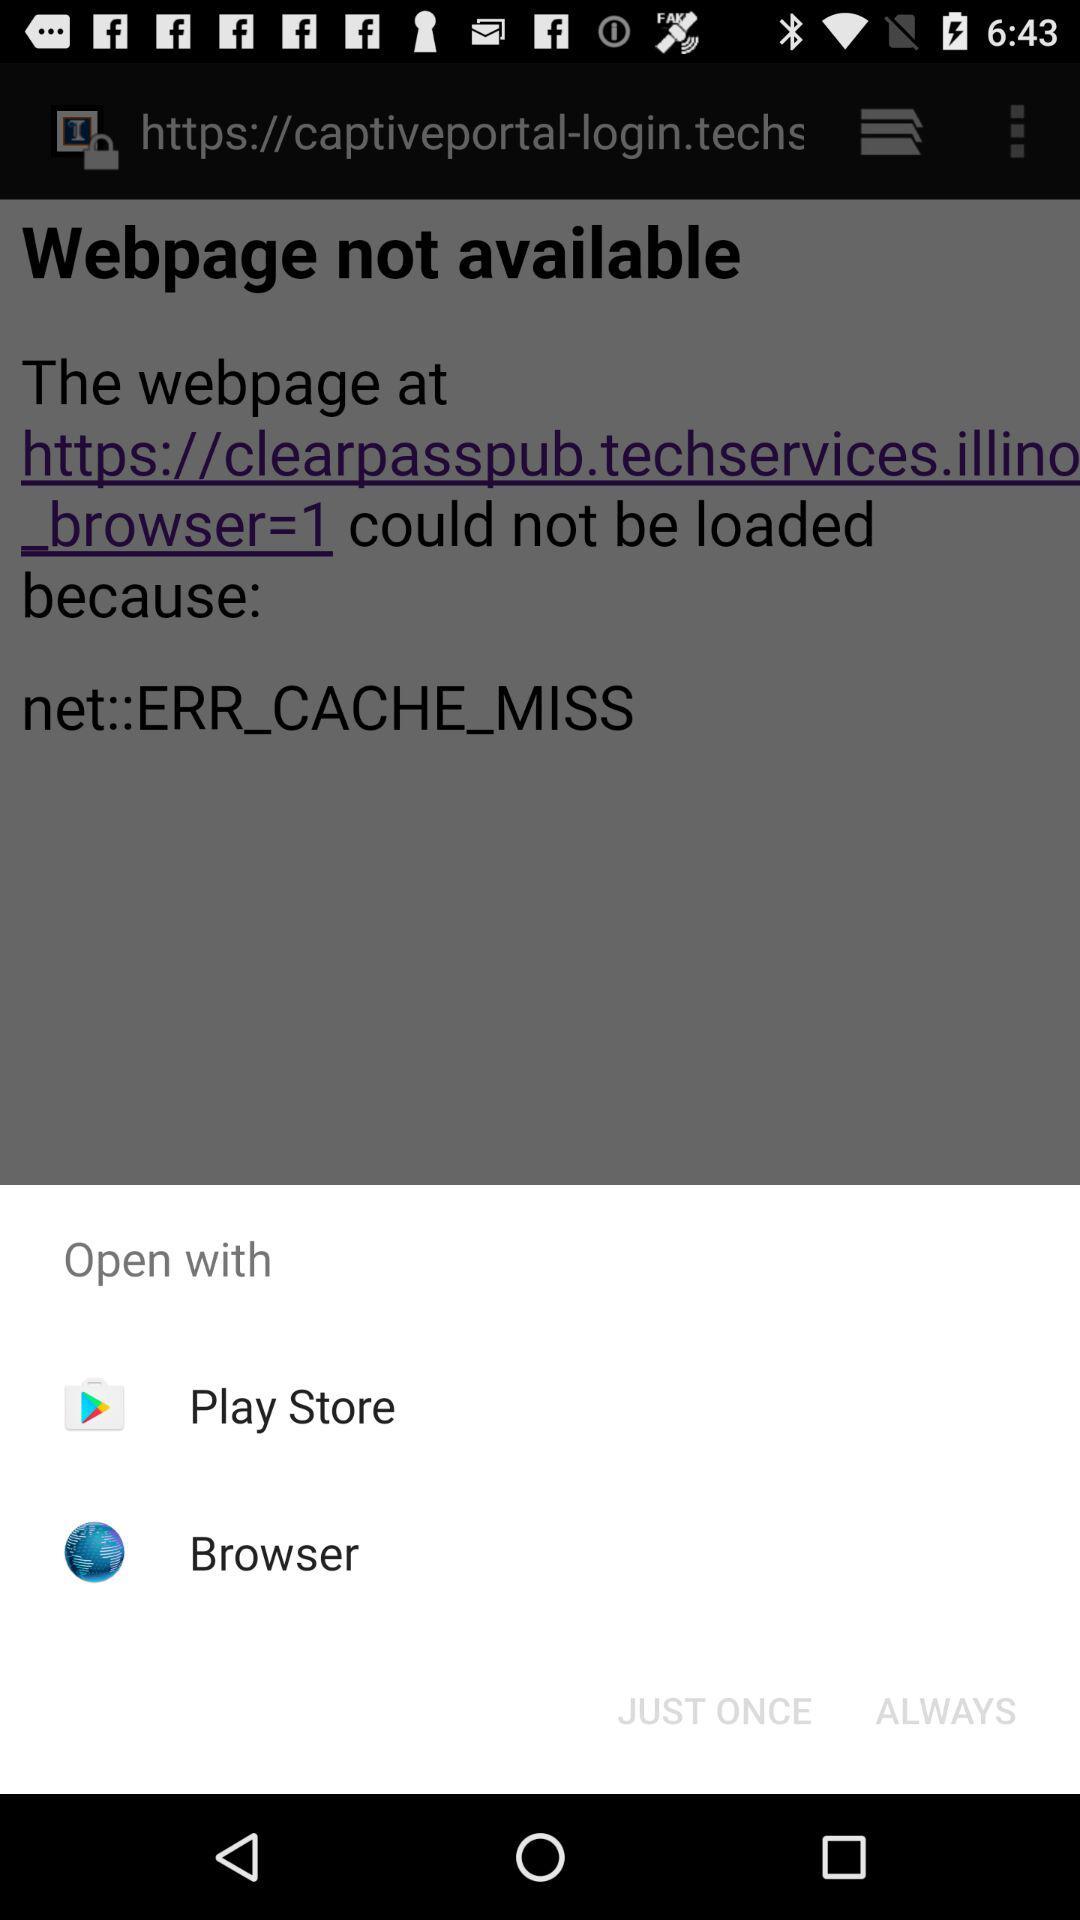  Describe the element at coordinates (292, 1404) in the screenshot. I see `the icon below open with item` at that location.